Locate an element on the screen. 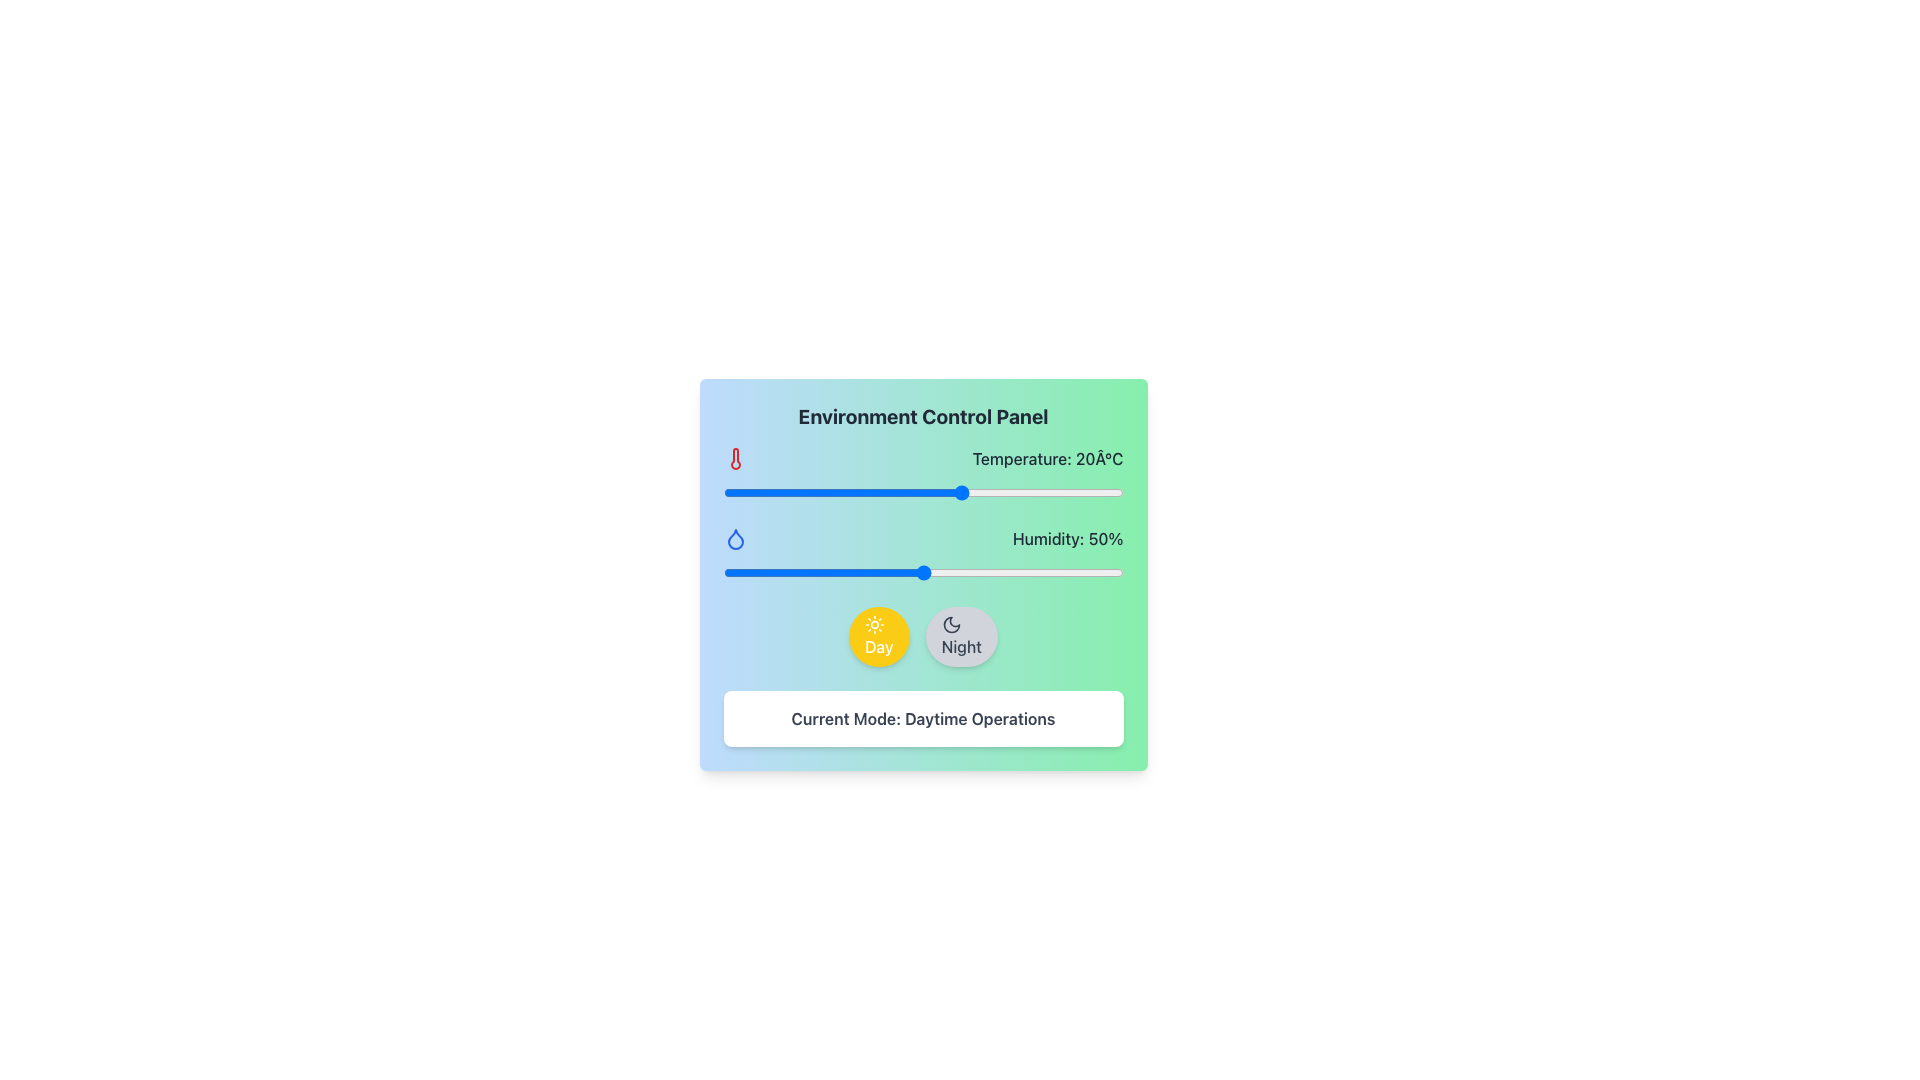  the 'Night' toggle button, which is the gray button with dark text located to the right of the 'Day' button in the toggle switch group is located at coordinates (922, 636).